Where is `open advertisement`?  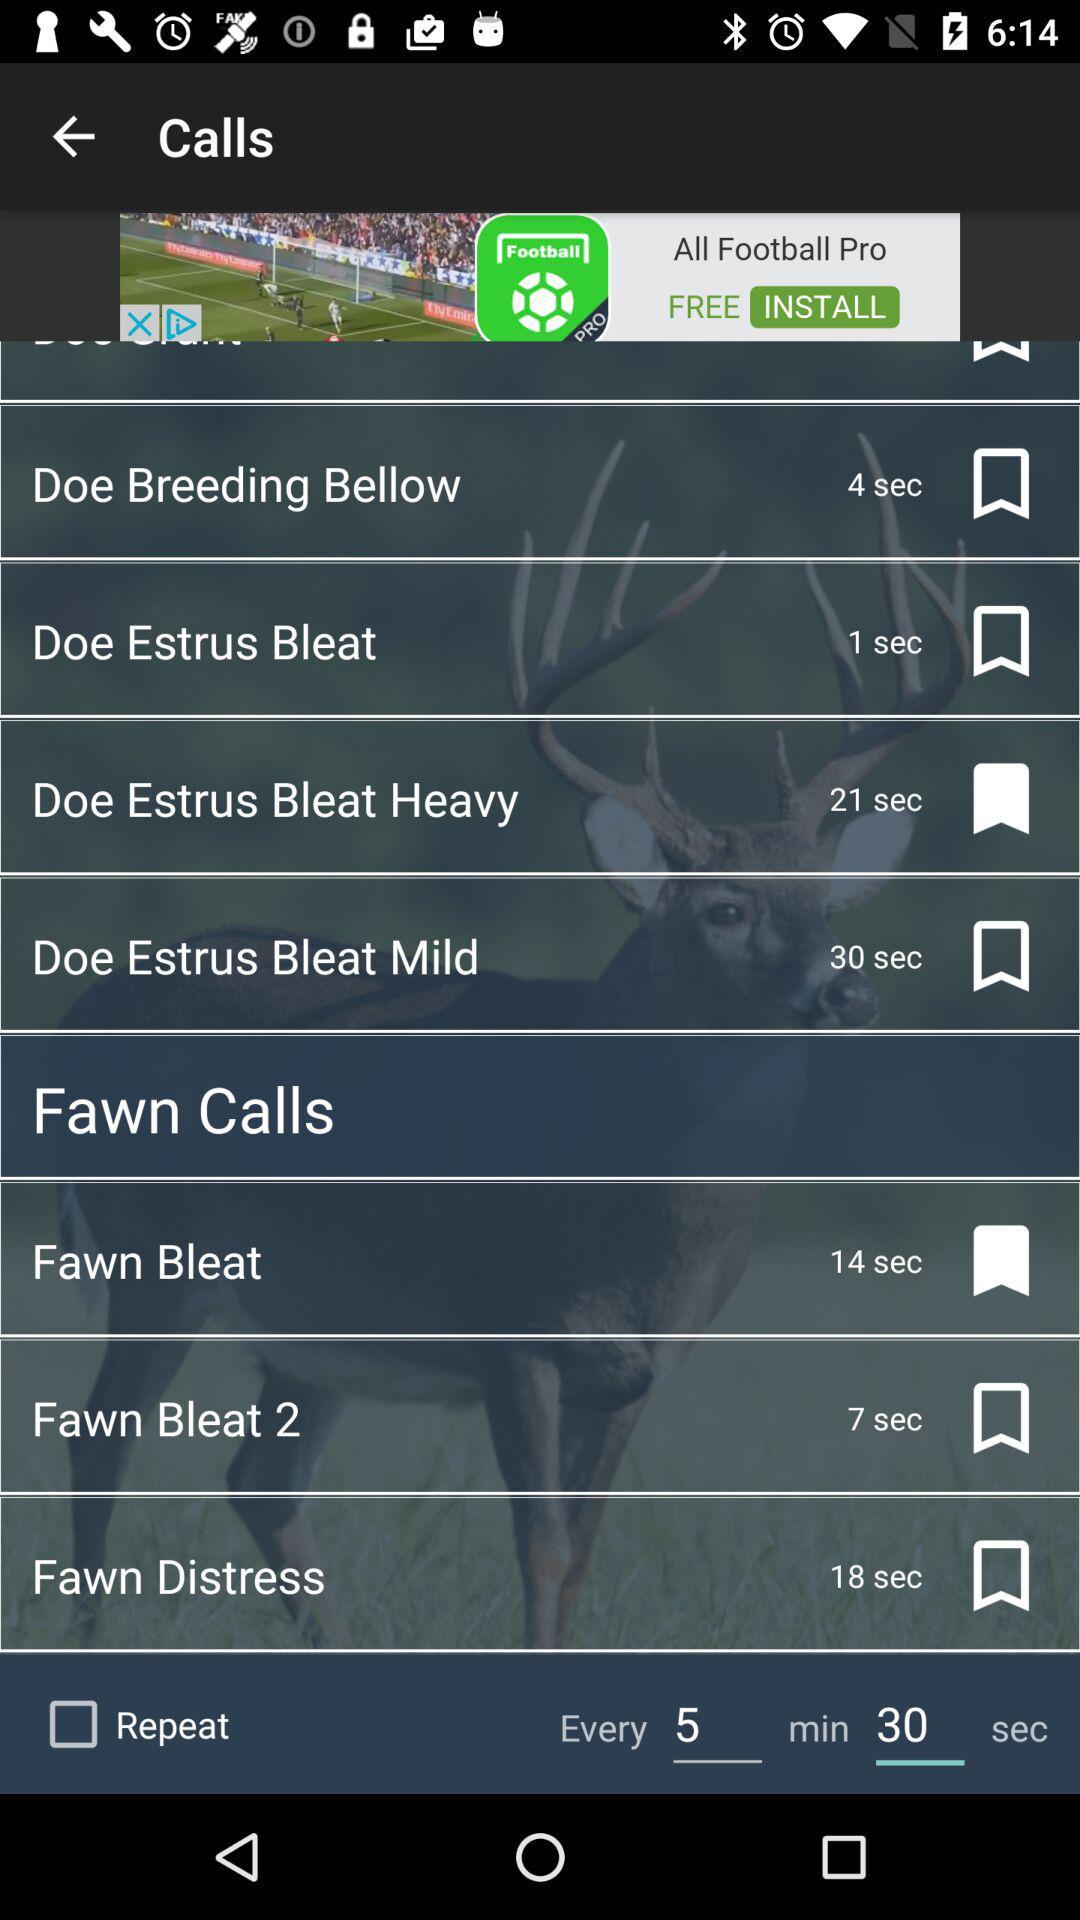 open advertisement is located at coordinates (540, 274).